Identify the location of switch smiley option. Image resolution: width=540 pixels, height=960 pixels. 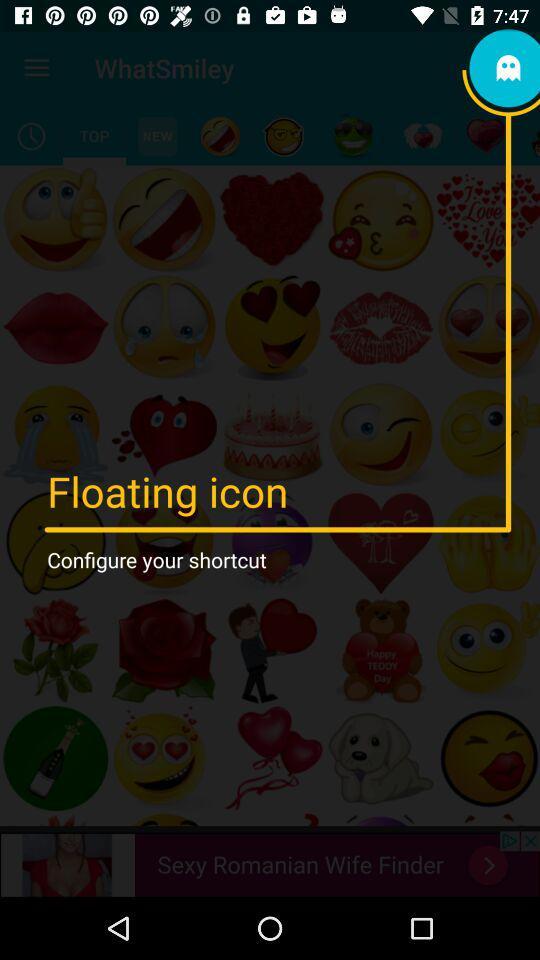
(282, 135).